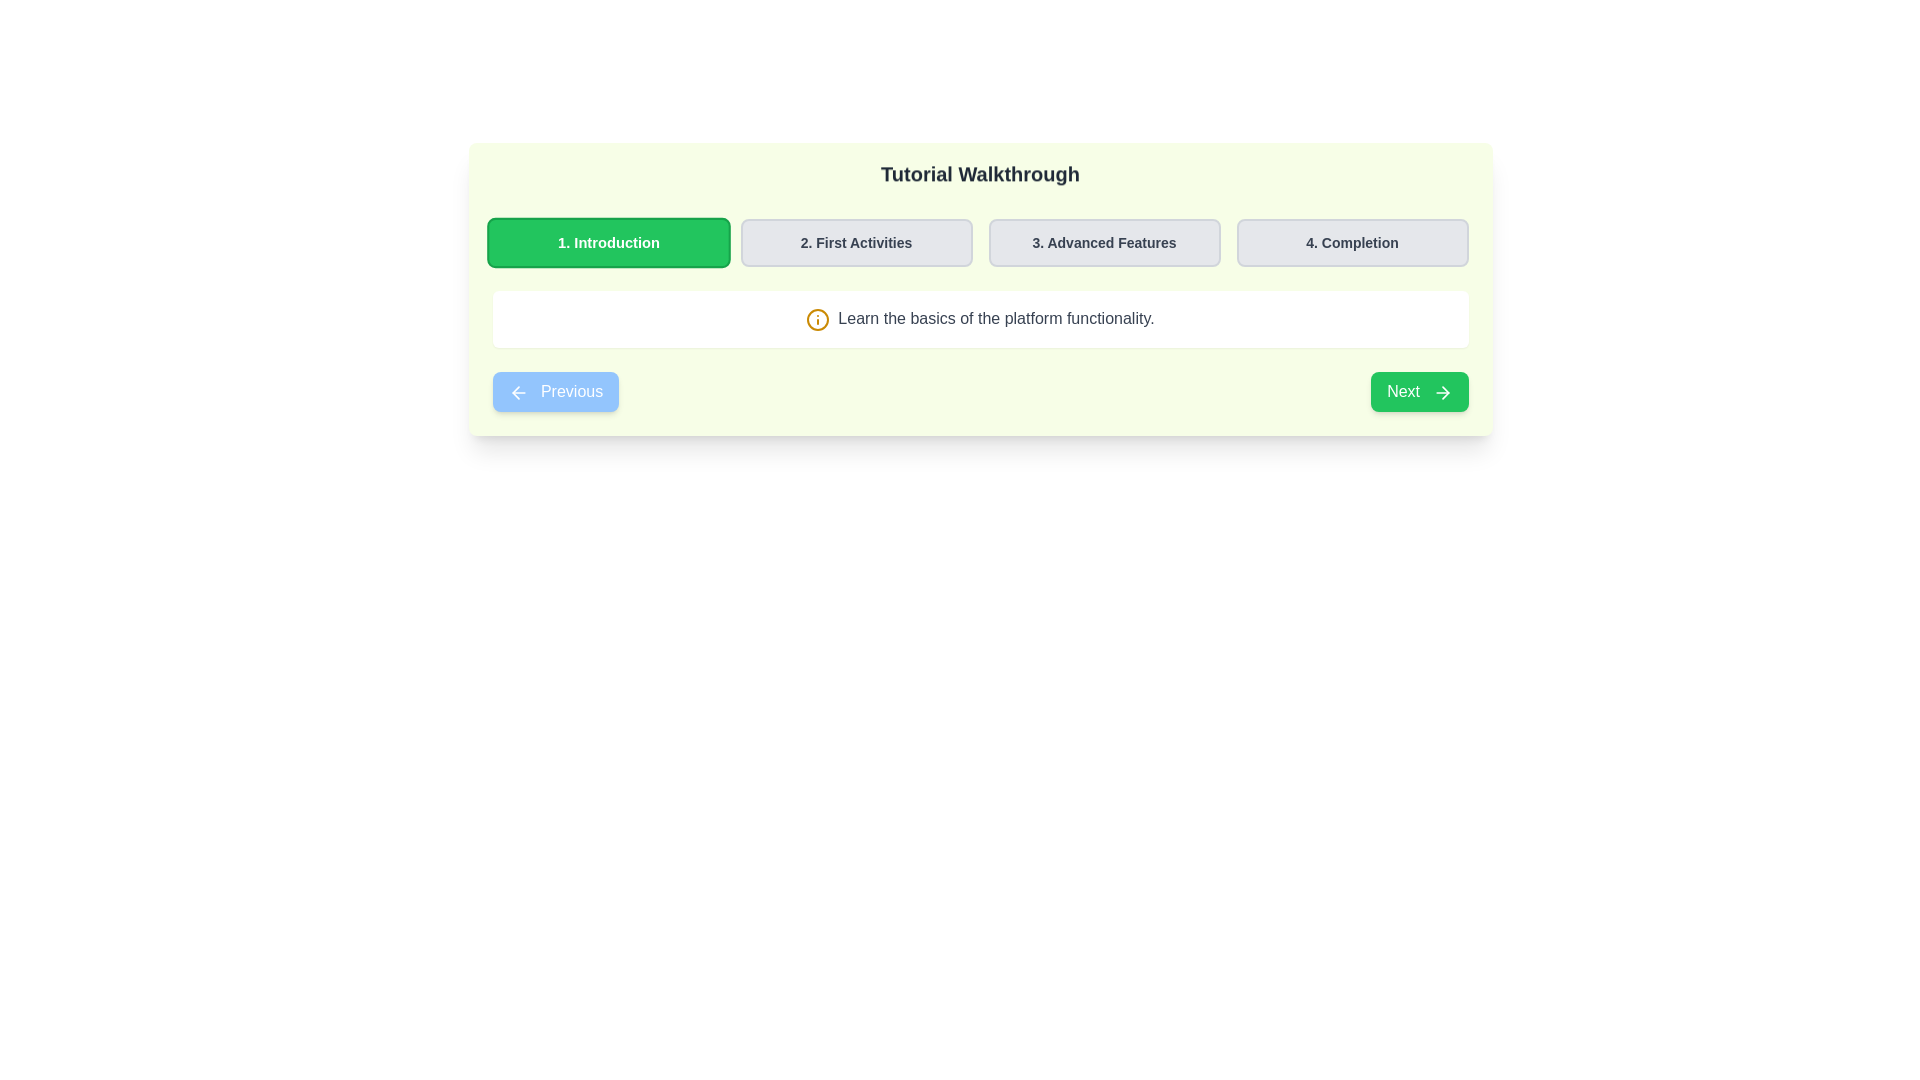 The width and height of the screenshot is (1920, 1080). What do you see at coordinates (980, 318) in the screenshot?
I see `informational message block located beneath the grid of buttons labeled '1. Introduction,' '2. First Activities,' '3. Advanced Features,' and '4. Completion,' centered horizontally and positioned above the navigation buttons 'Previous' and 'Next.'` at bounding box center [980, 318].